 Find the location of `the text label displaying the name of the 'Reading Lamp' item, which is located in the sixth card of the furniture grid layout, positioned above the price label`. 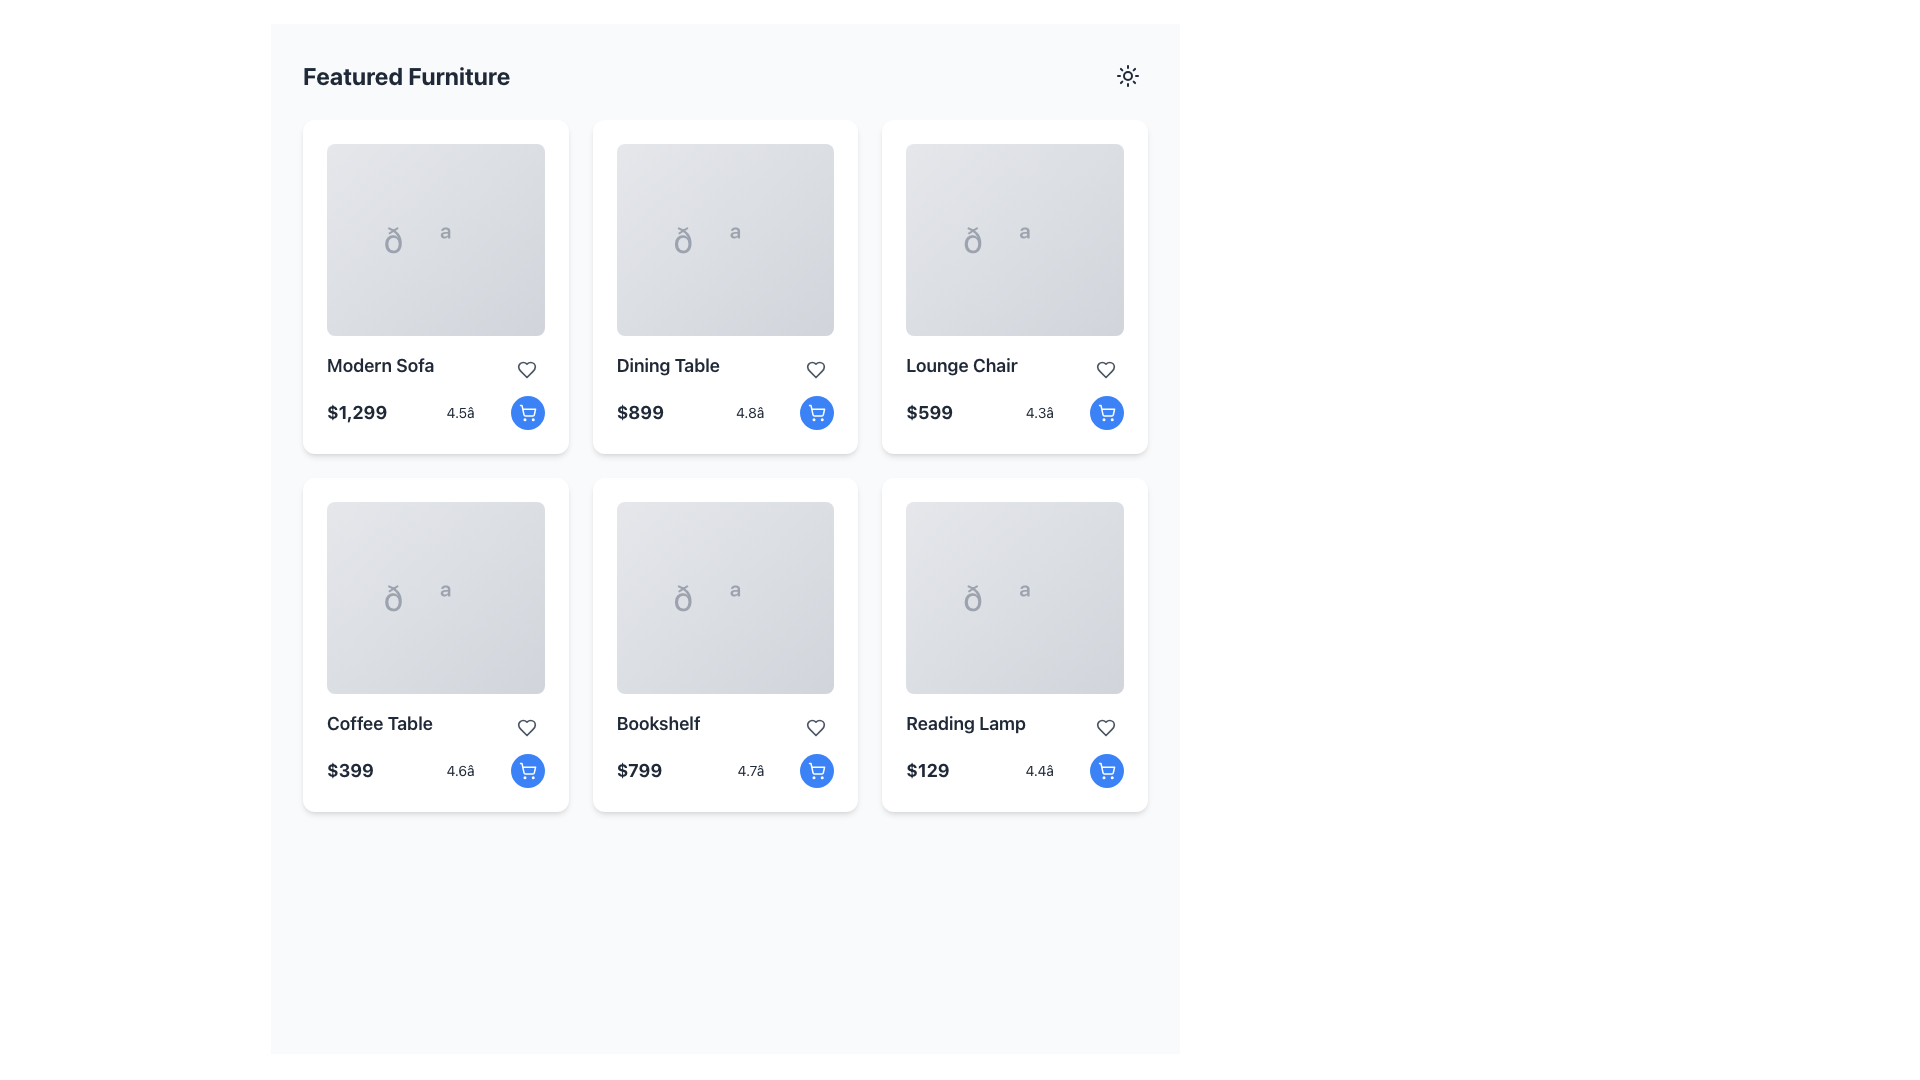

the text label displaying the name of the 'Reading Lamp' item, which is located in the sixth card of the furniture grid layout, positioned above the price label is located at coordinates (966, 724).